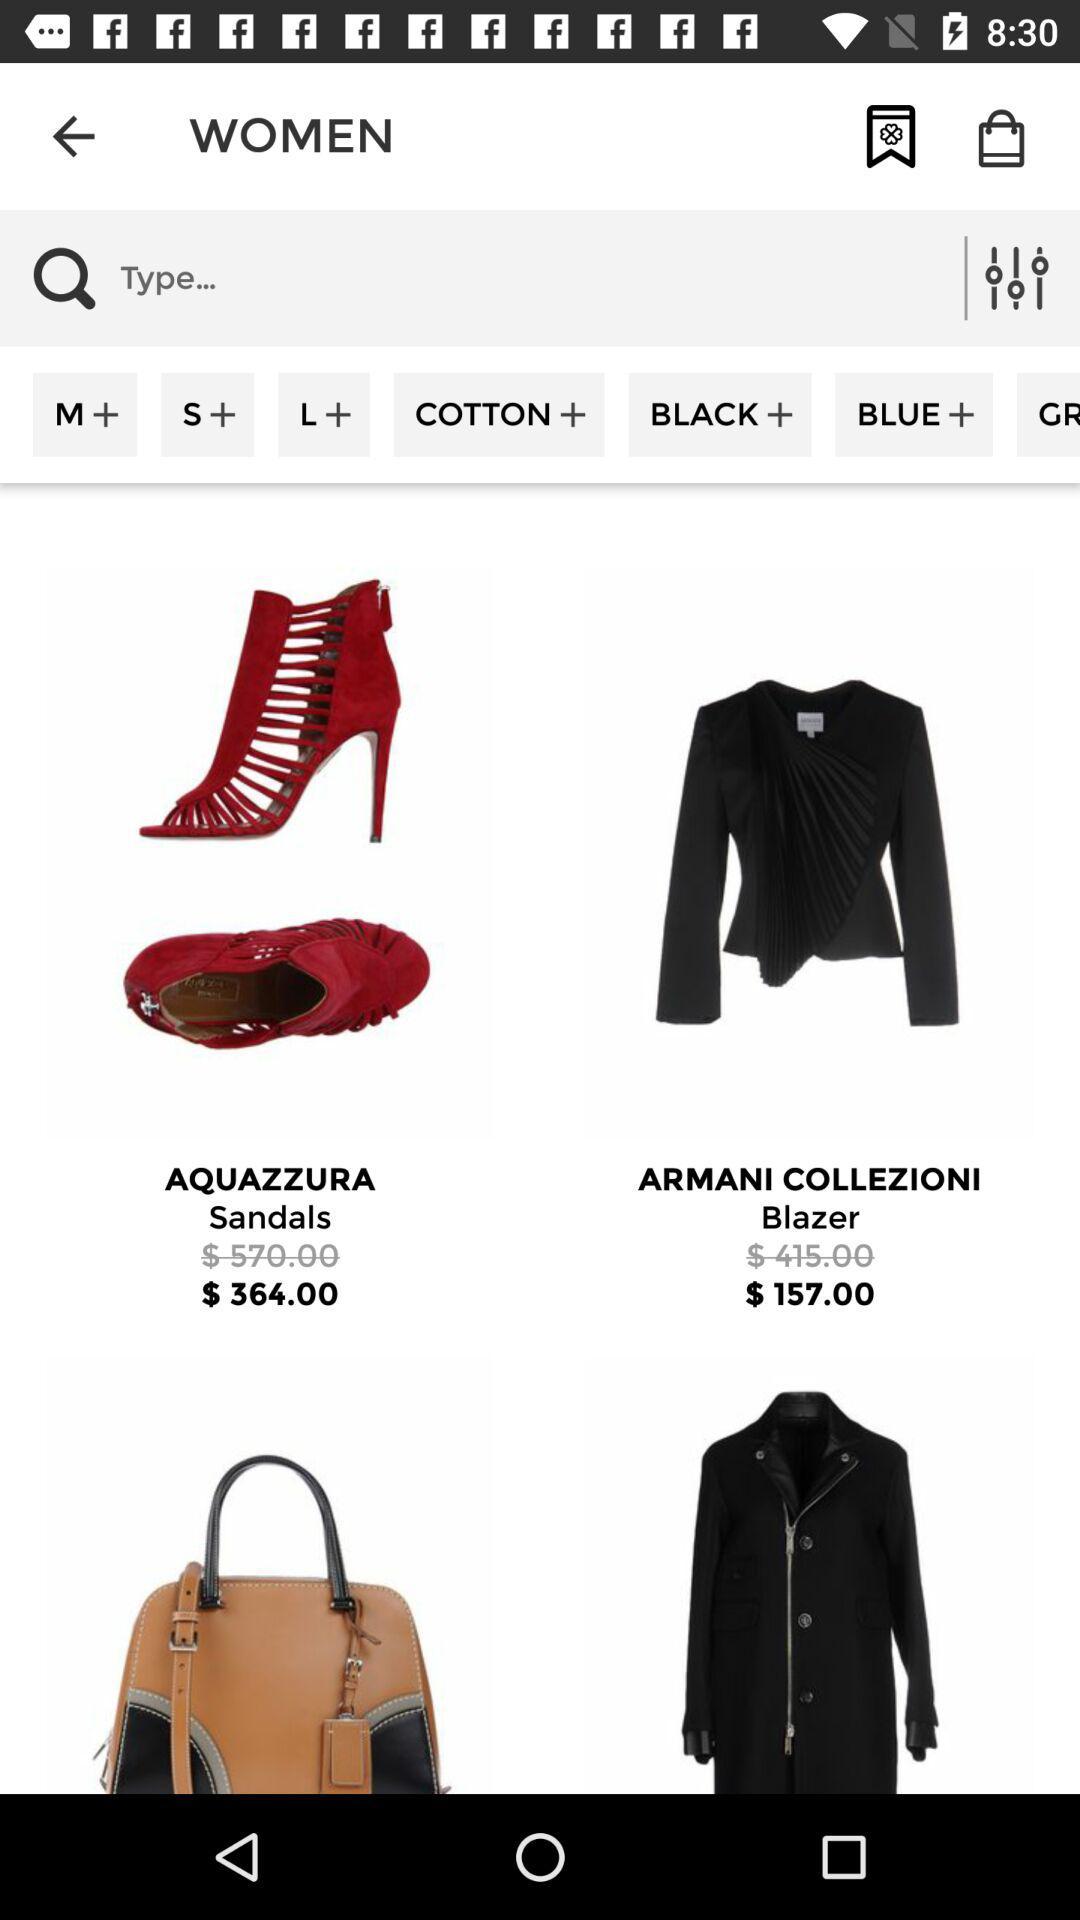  I want to click on the s item, so click(207, 413).